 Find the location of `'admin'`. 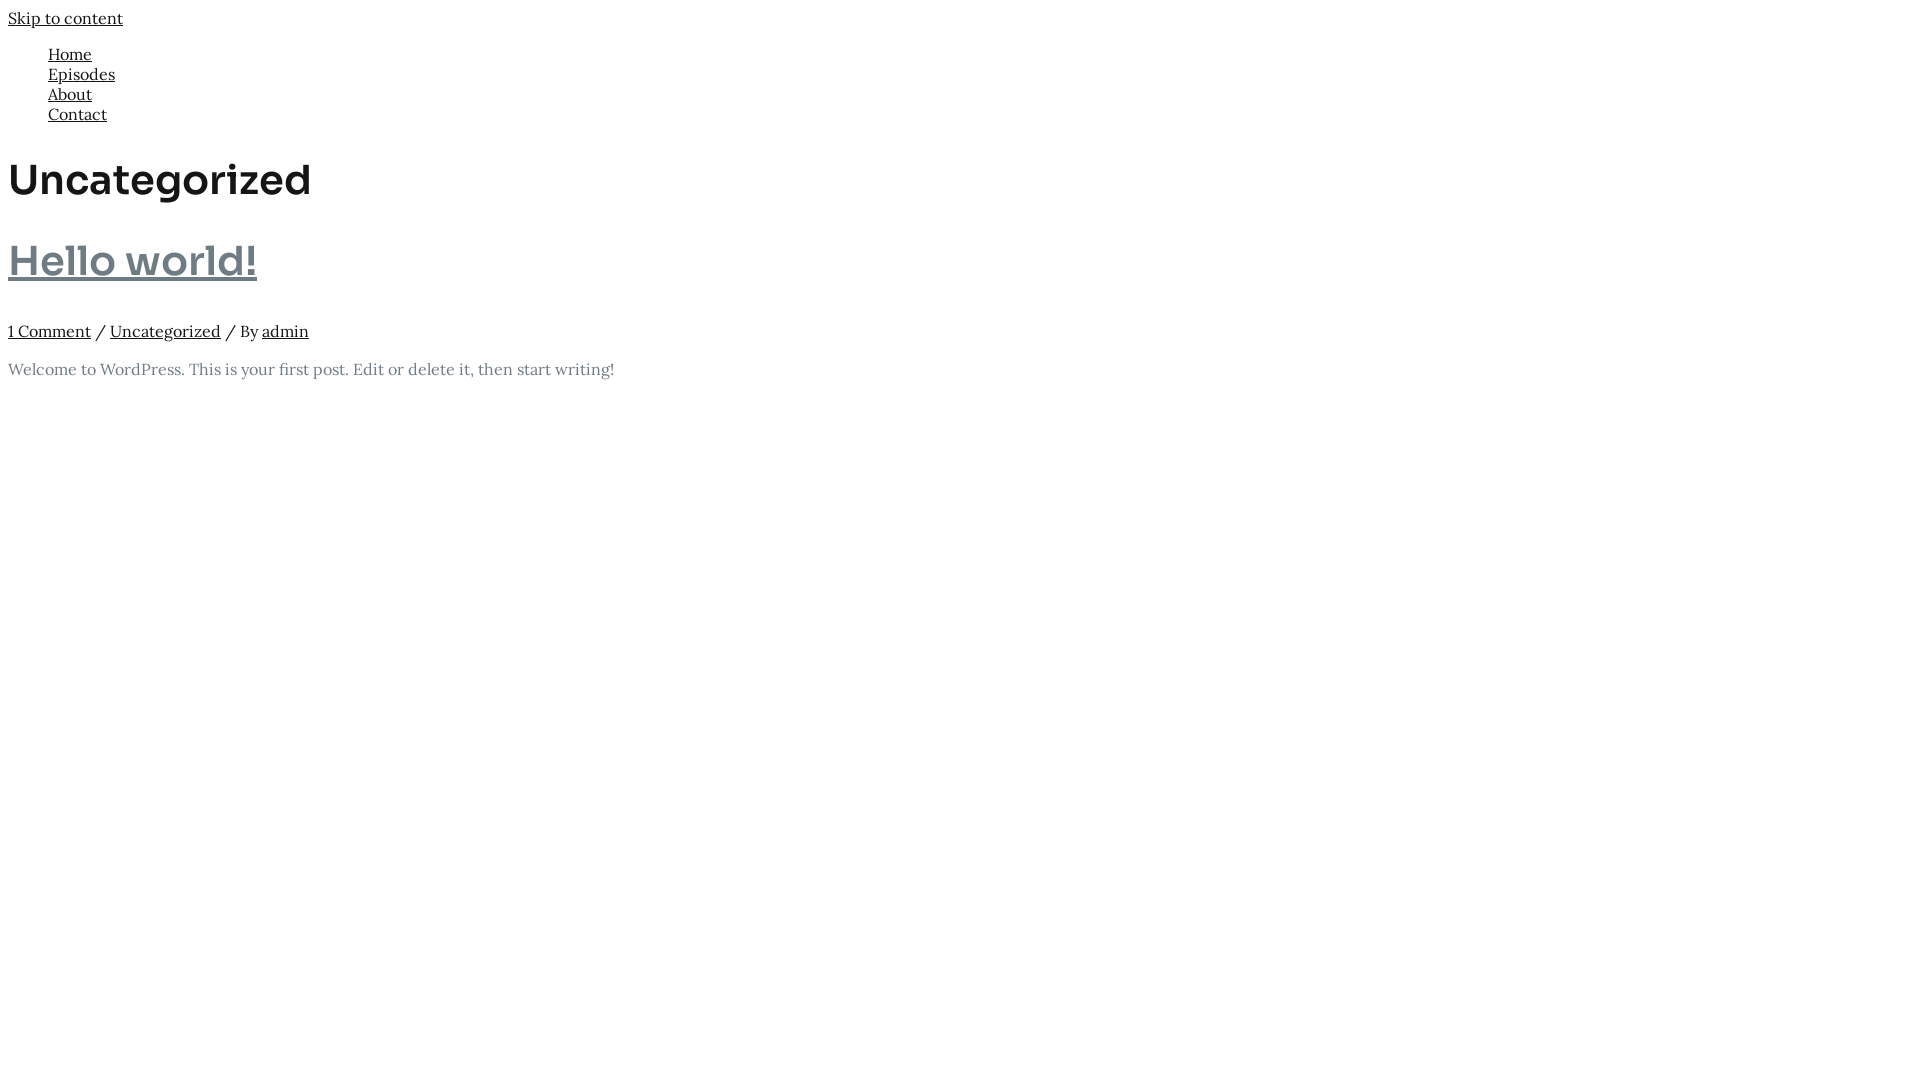

'admin' is located at coordinates (261, 330).